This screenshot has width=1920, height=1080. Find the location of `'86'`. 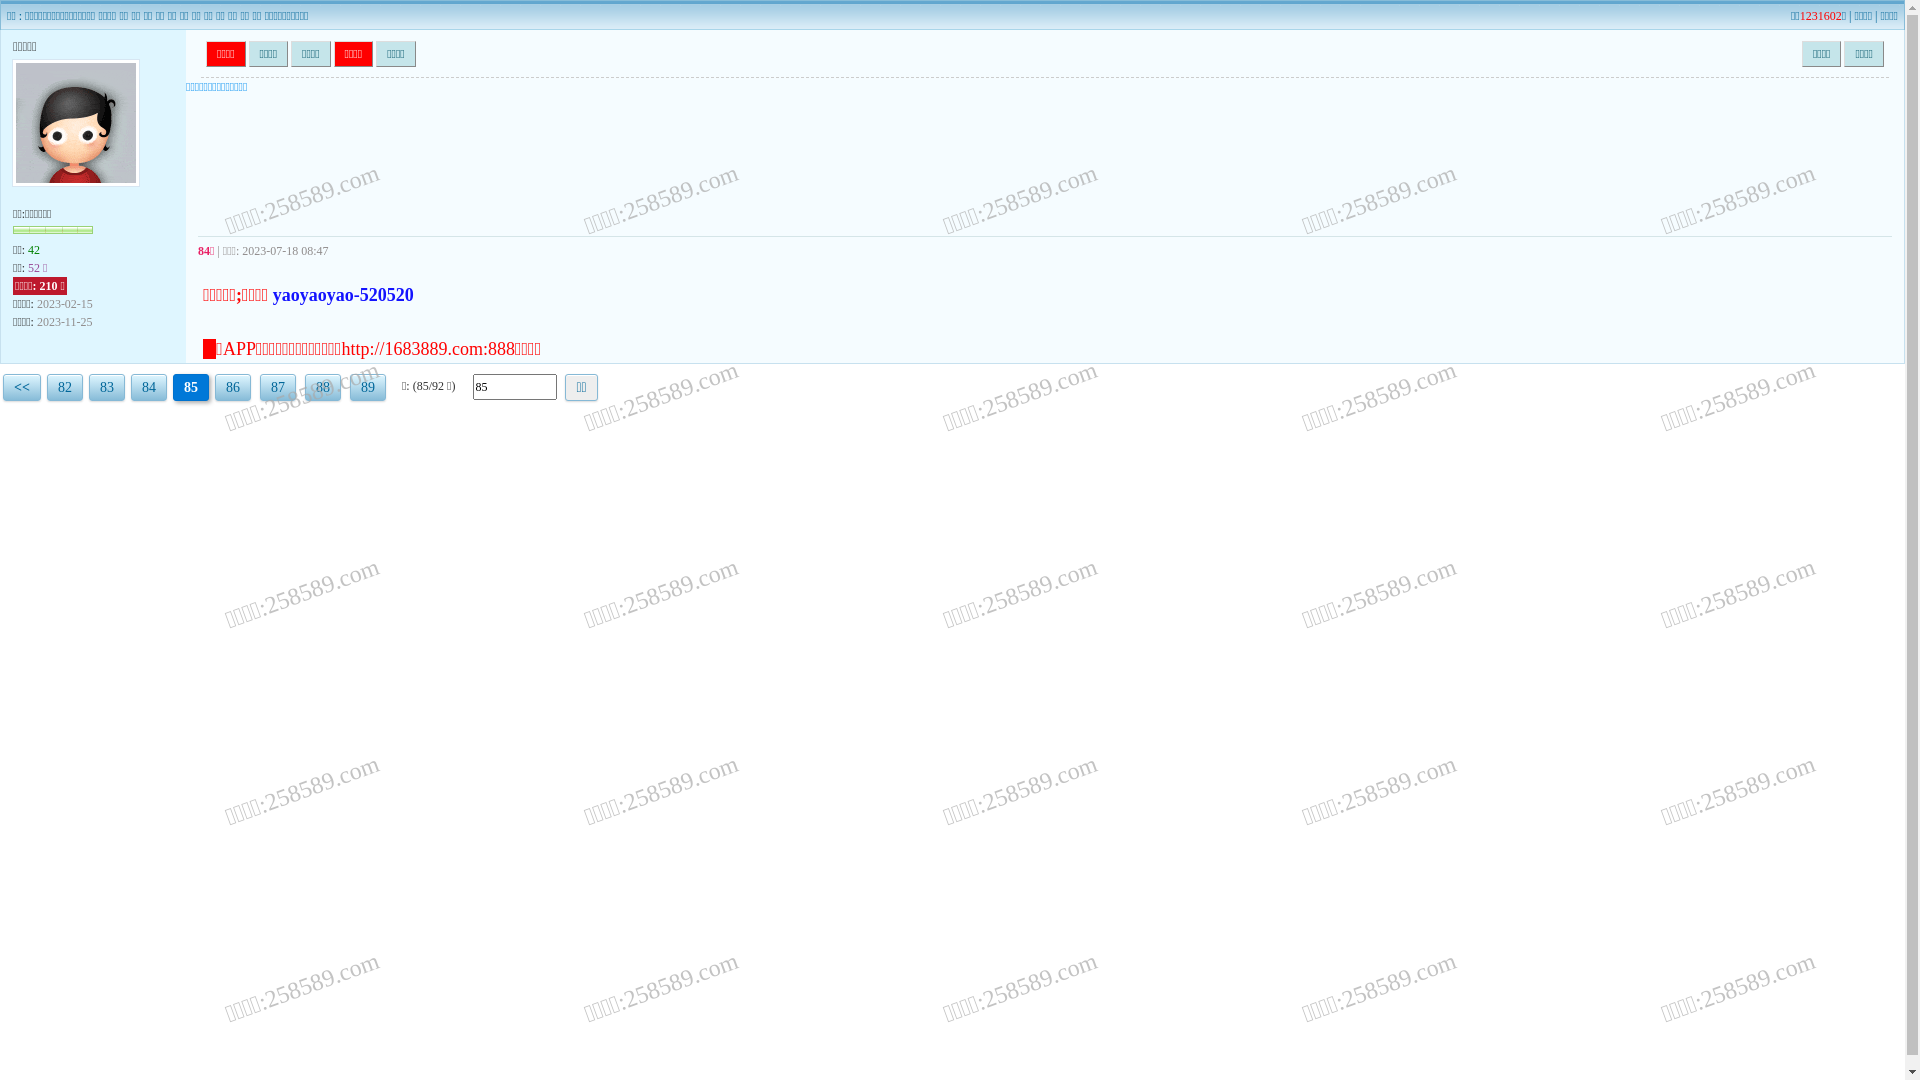

'86' is located at coordinates (233, 387).